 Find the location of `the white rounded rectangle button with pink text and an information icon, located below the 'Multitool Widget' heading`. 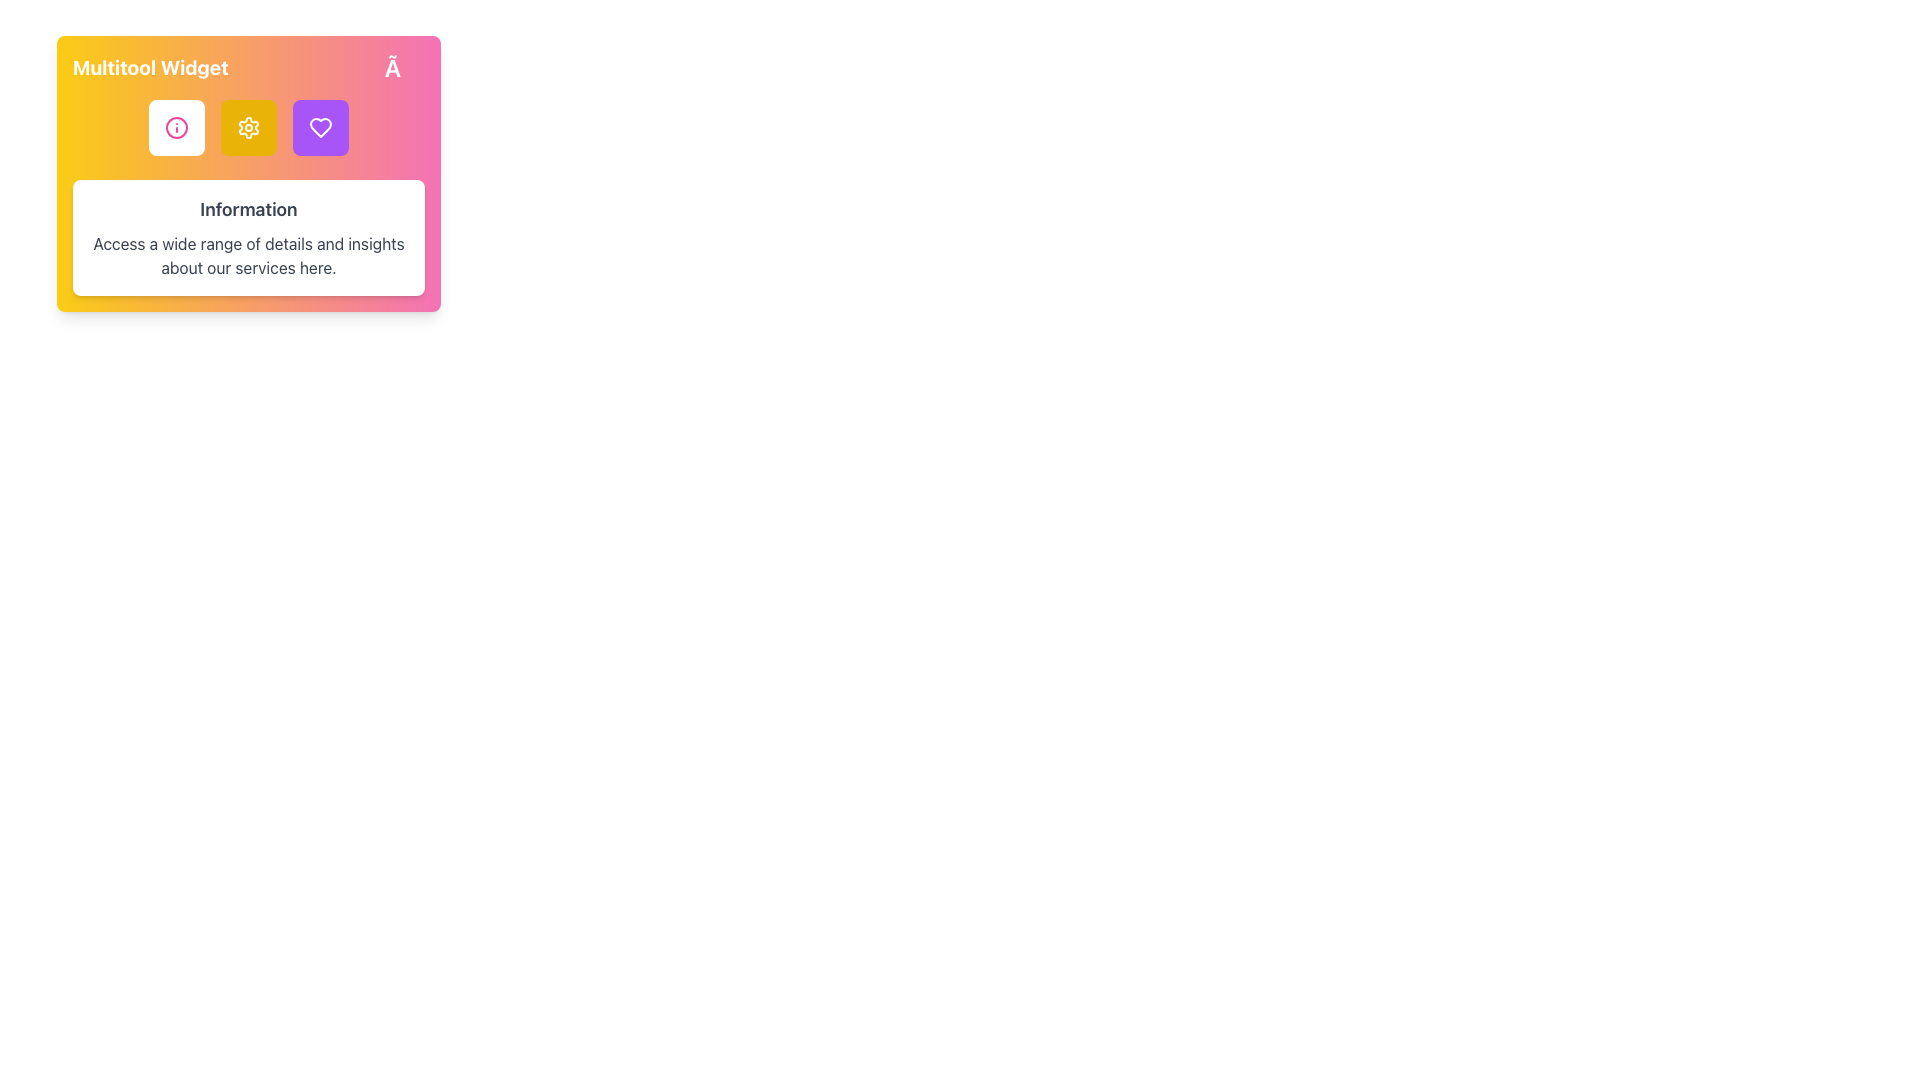

the white rounded rectangle button with pink text and an information icon, located below the 'Multitool Widget' heading is located at coordinates (177, 127).